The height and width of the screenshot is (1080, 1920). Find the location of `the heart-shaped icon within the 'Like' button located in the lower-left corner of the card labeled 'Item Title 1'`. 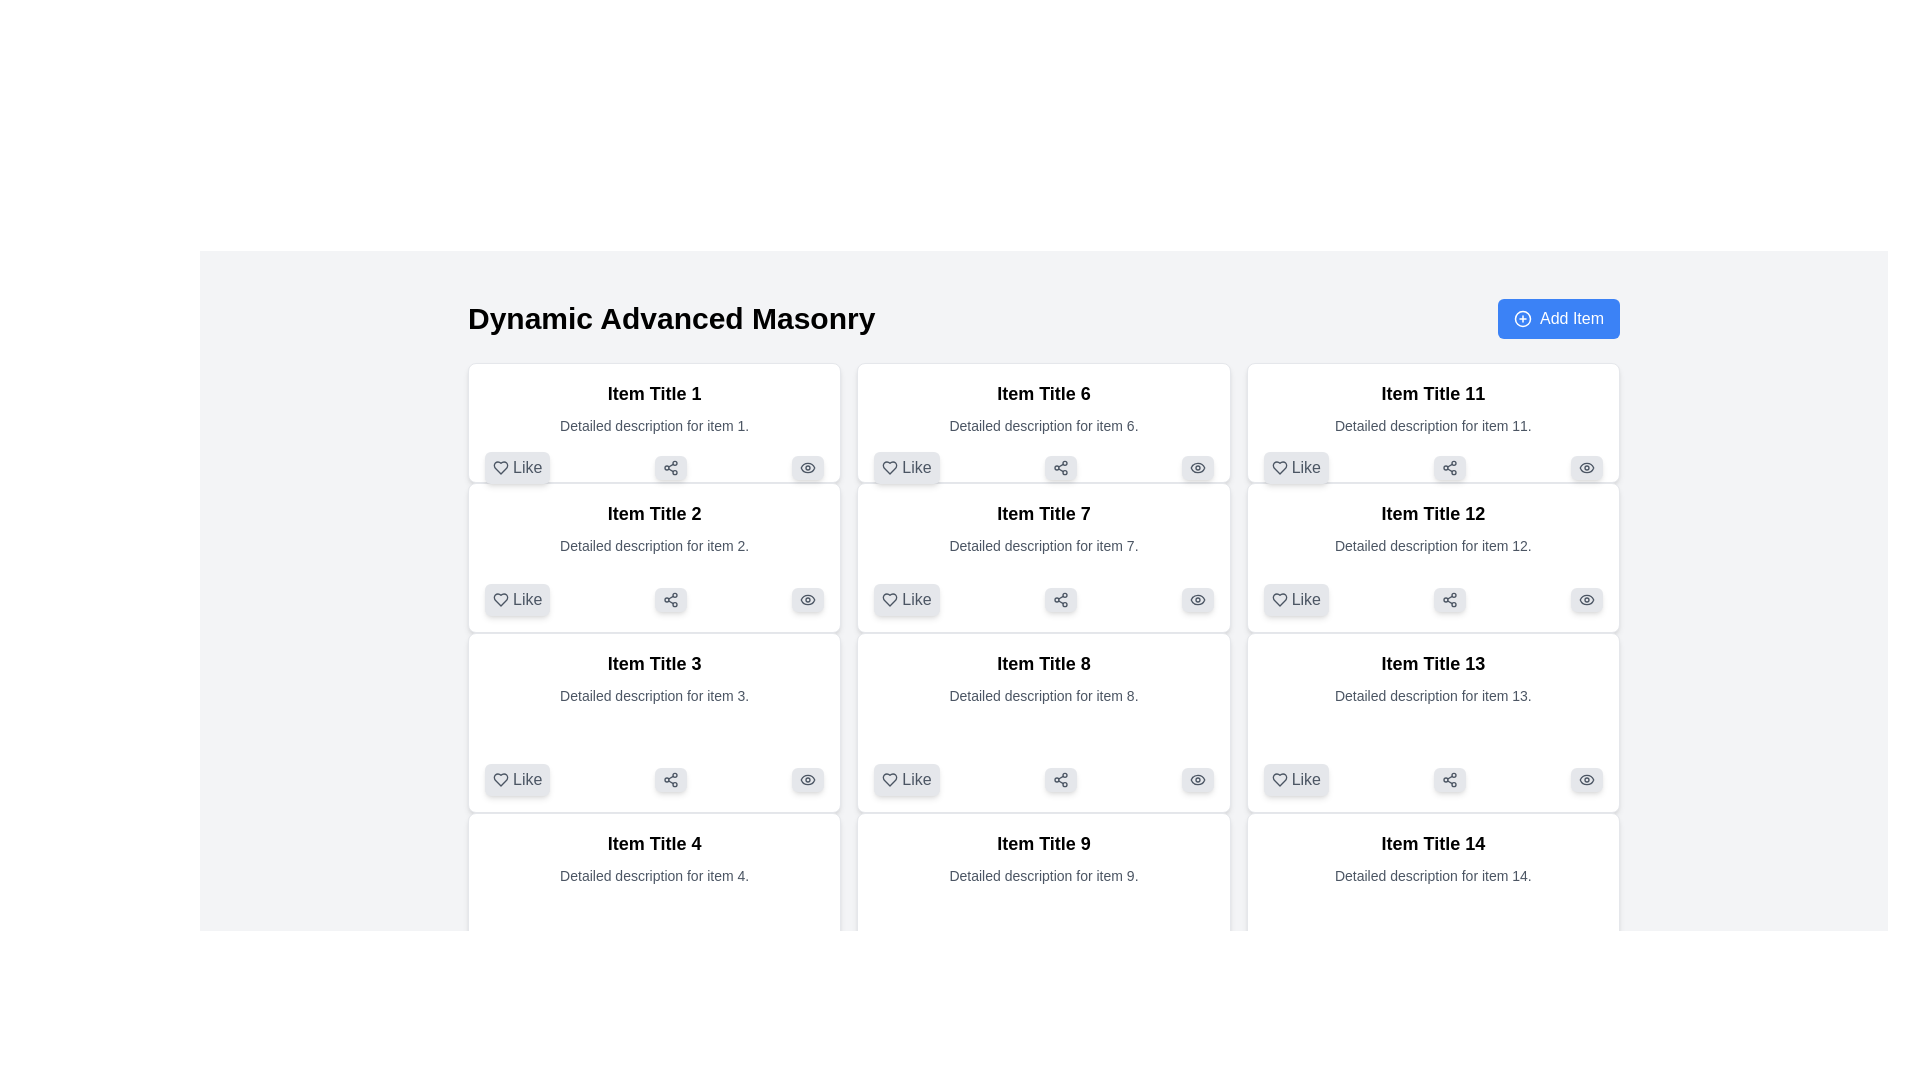

the heart-shaped icon within the 'Like' button located in the lower-left corner of the card labeled 'Item Title 1' is located at coordinates (500, 467).